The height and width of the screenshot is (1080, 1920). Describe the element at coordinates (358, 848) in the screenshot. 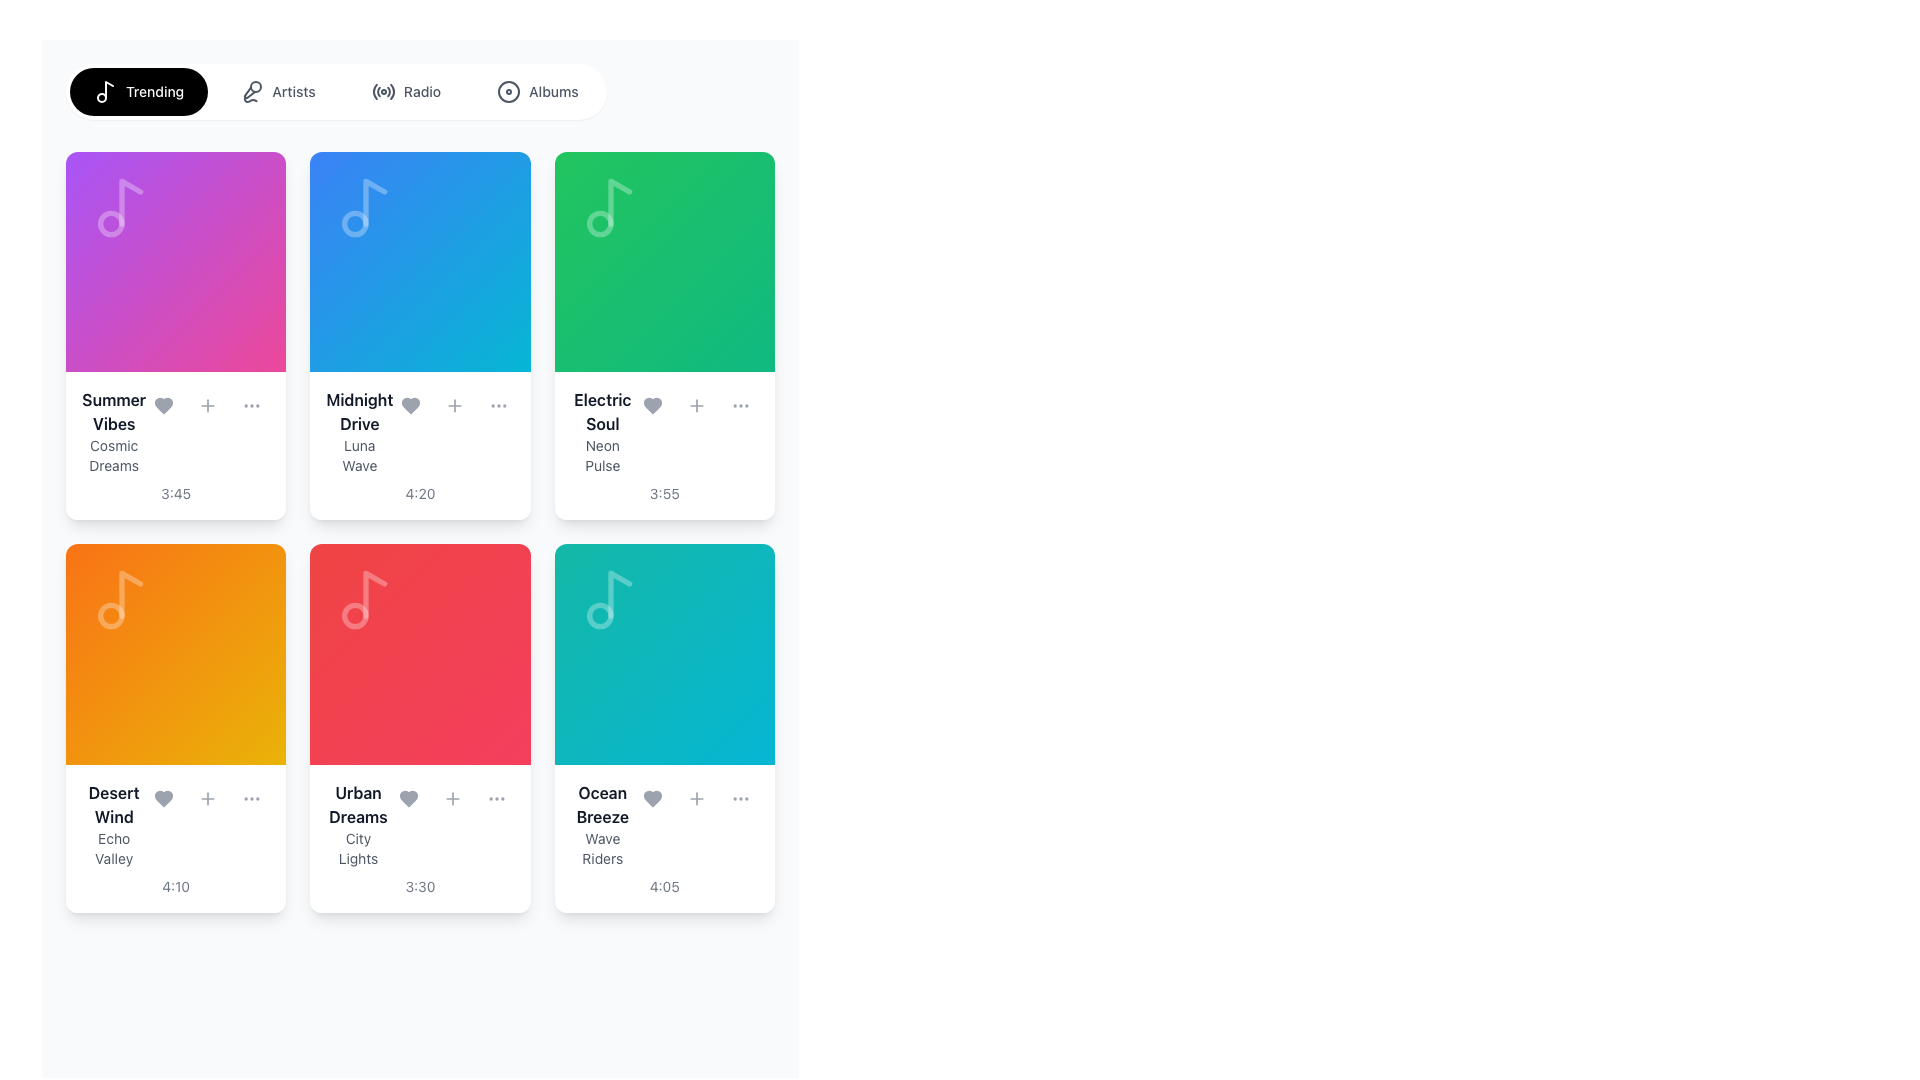

I see `text content of the Text label located below the title 'Urban Dreams' in the second column of the bottom row of the card` at that location.